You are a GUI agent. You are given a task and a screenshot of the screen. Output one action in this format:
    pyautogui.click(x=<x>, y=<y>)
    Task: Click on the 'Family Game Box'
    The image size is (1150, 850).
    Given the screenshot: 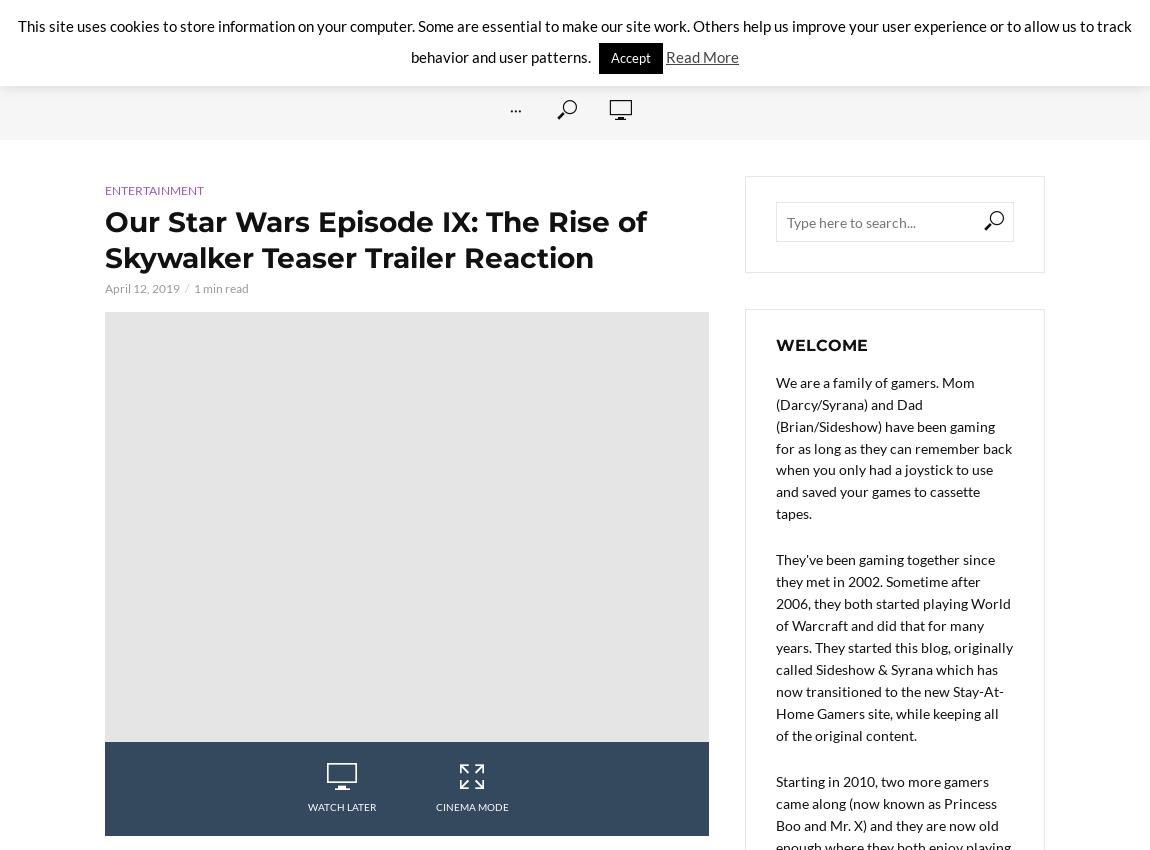 What is the action you would take?
    pyautogui.click(x=575, y=196)
    